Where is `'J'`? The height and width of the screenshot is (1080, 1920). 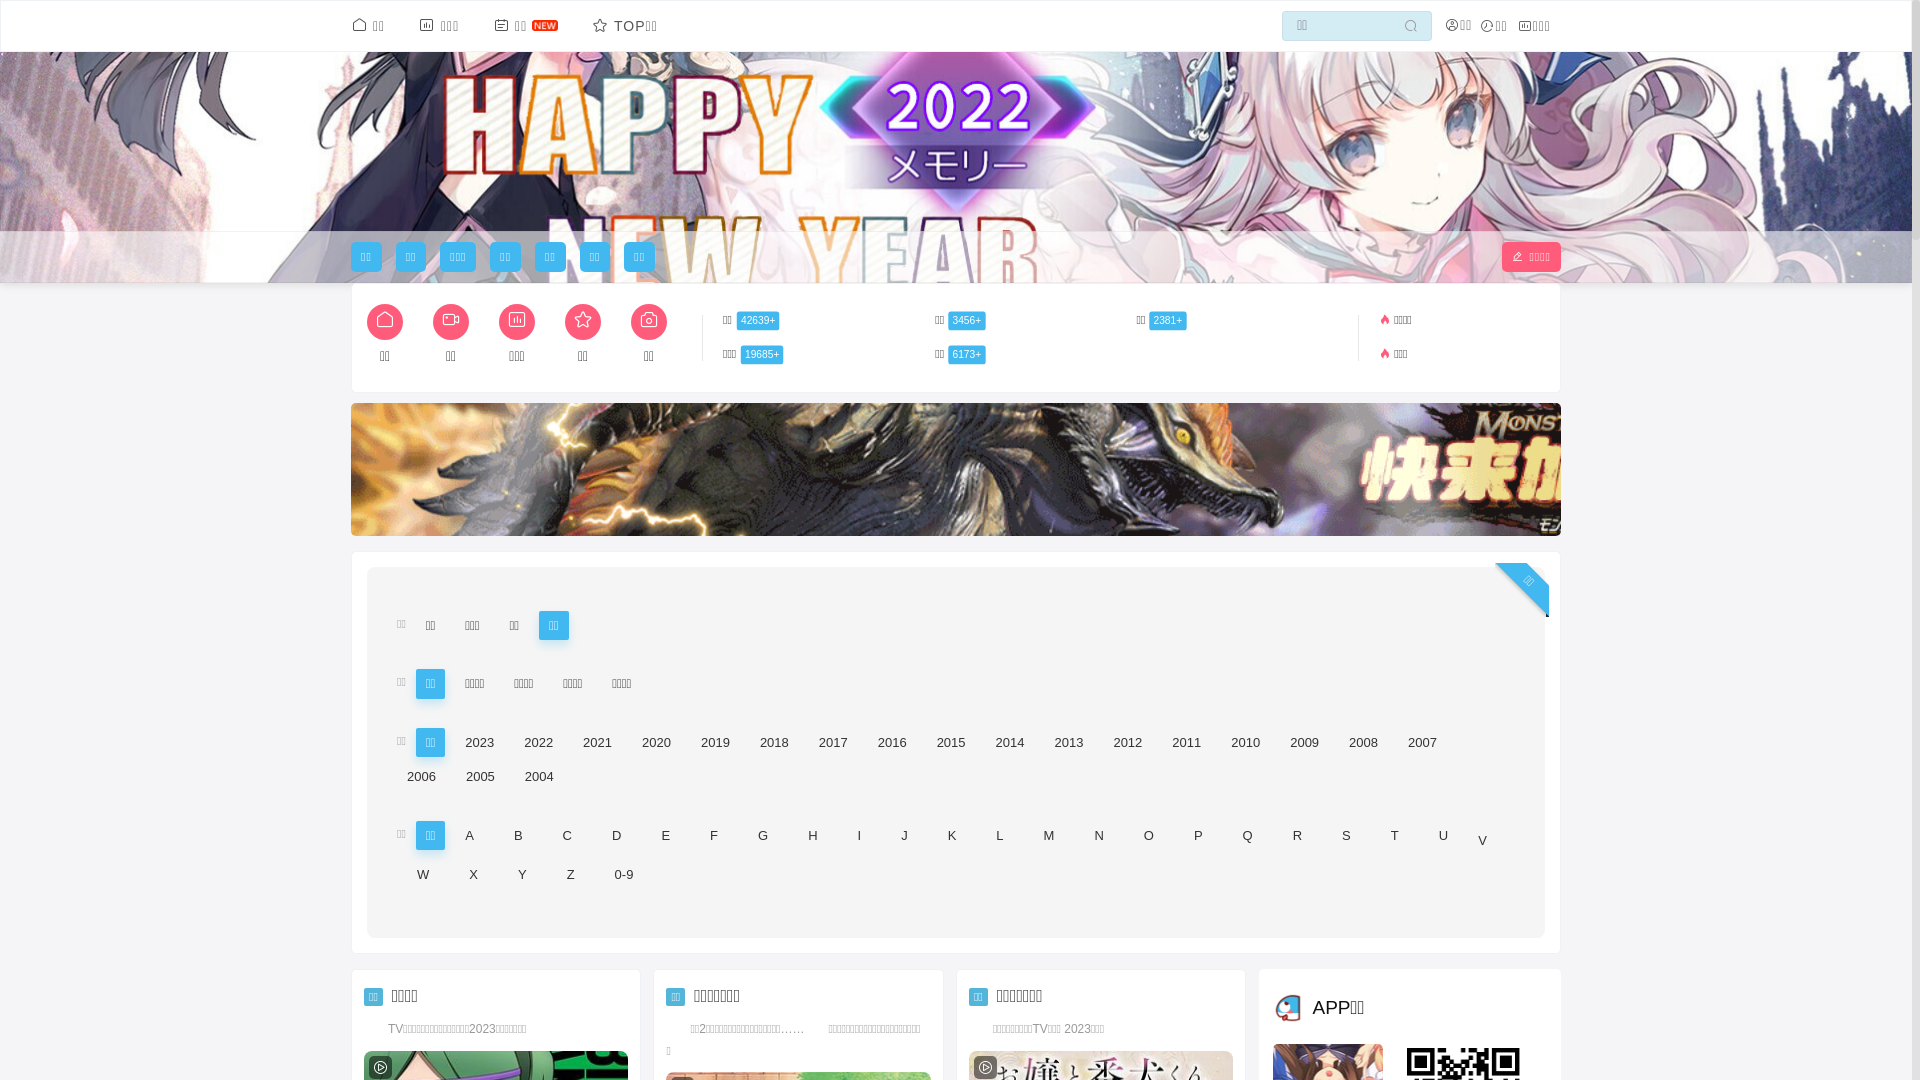
'J' is located at coordinates (903, 835).